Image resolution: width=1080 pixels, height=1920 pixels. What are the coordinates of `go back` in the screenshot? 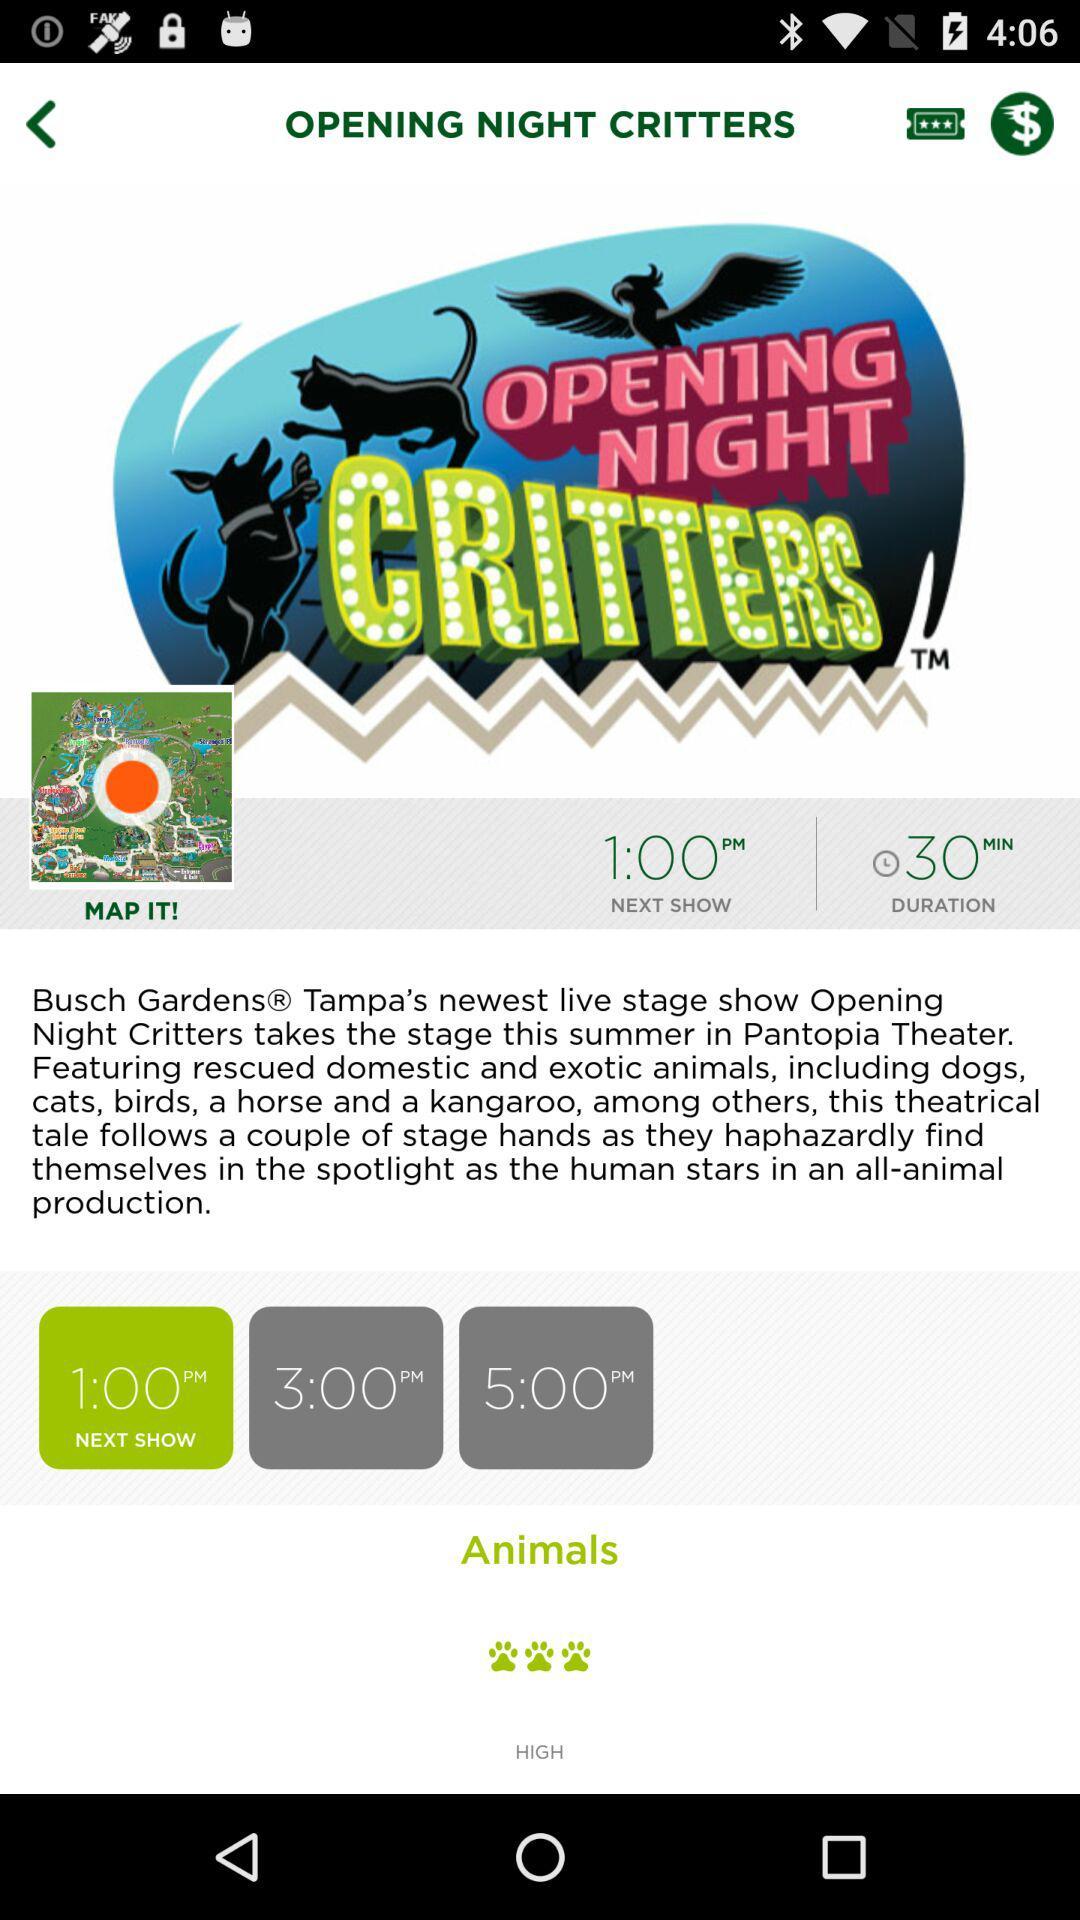 It's located at (54, 122).